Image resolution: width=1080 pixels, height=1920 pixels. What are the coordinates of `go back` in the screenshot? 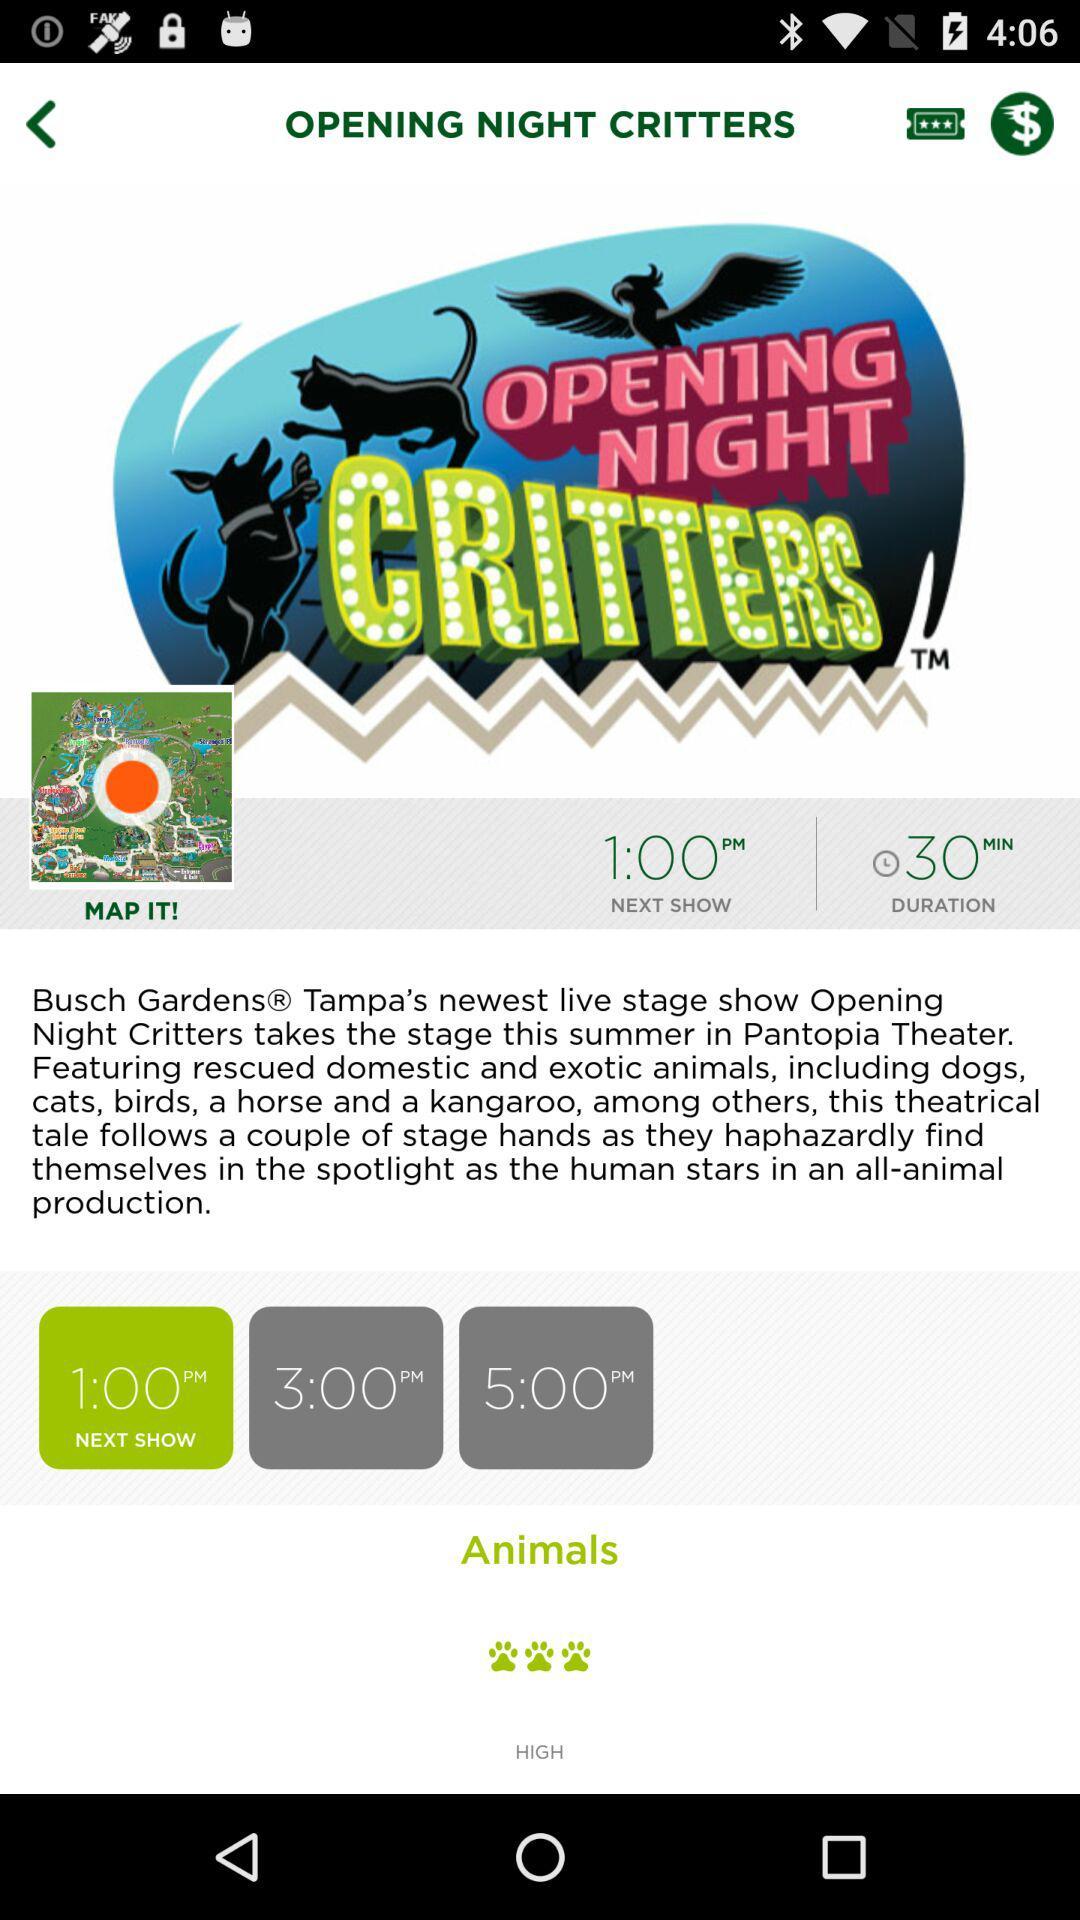 It's located at (54, 122).